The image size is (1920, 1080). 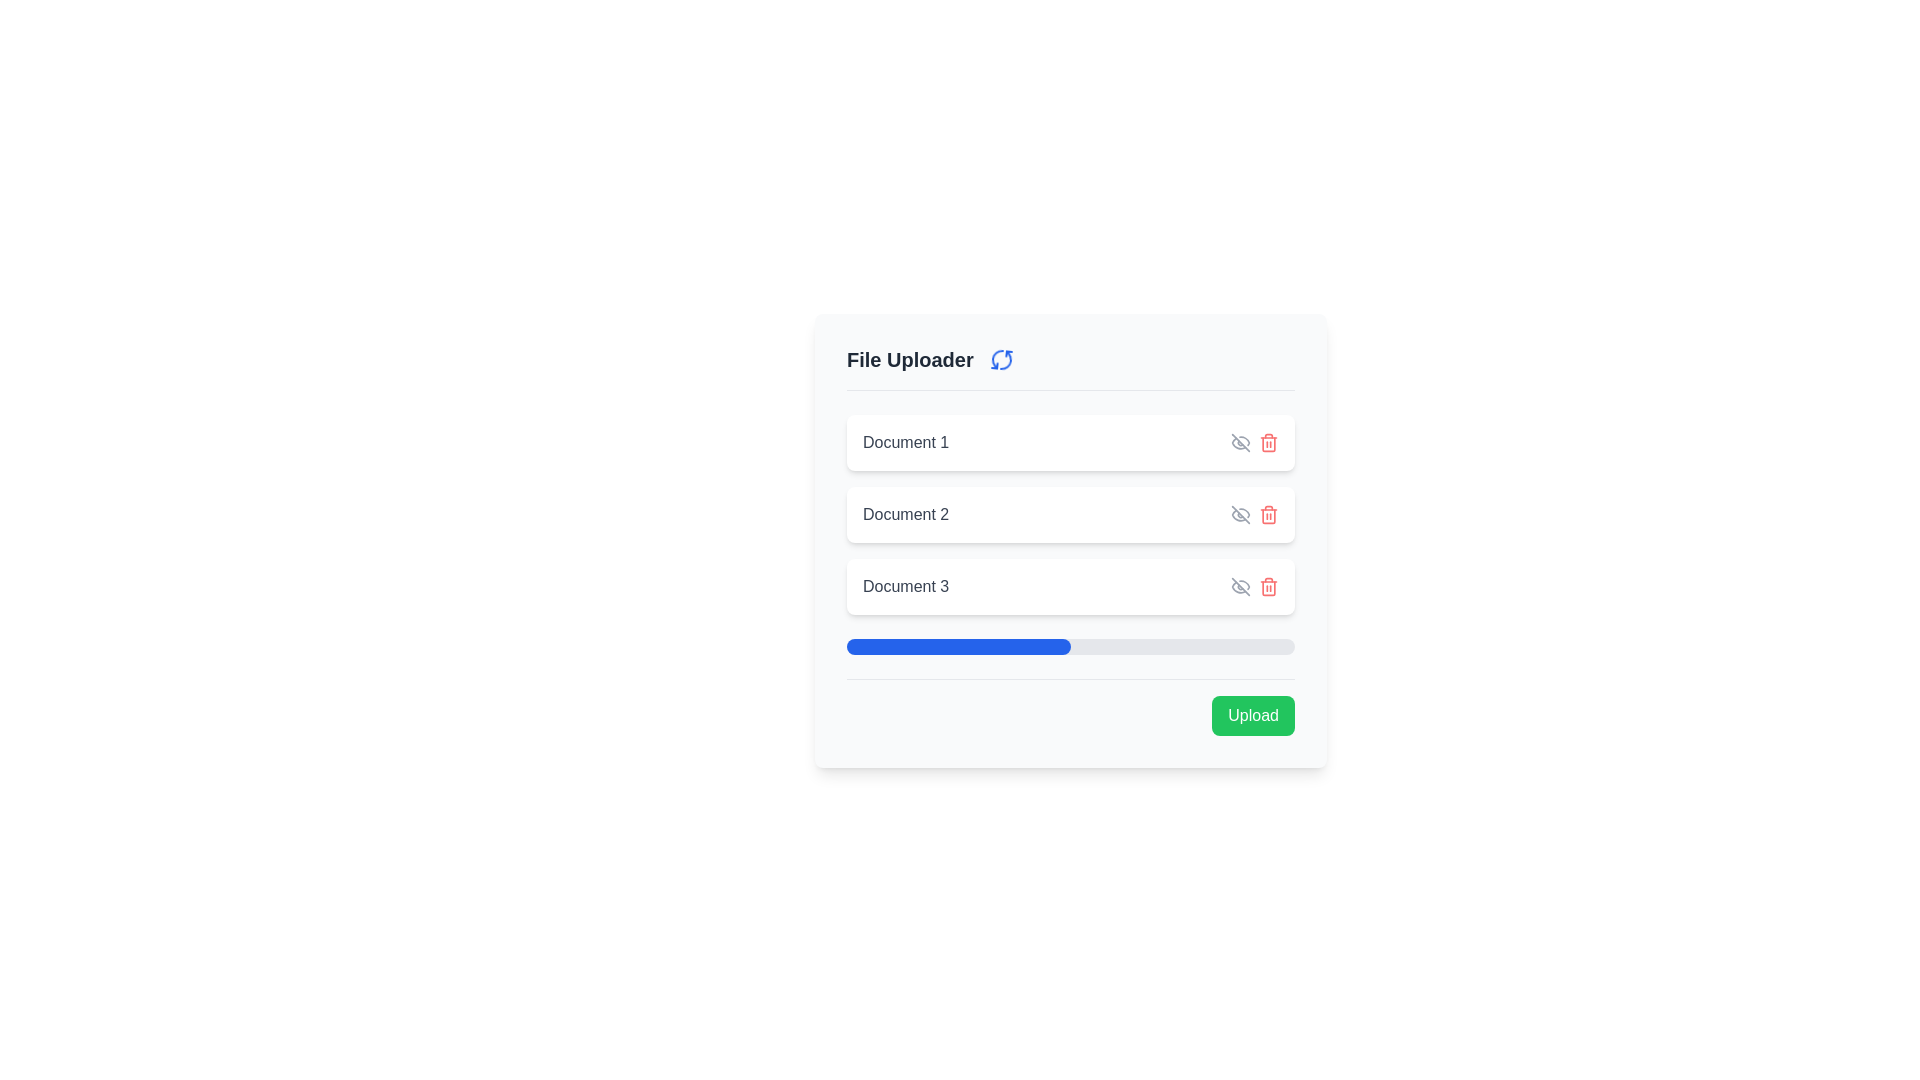 What do you see at coordinates (1069, 368) in the screenshot?
I see `the spinning refresh icon in the 'File Uploader' header section to check the loading status` at bounding box center [1069, 368].